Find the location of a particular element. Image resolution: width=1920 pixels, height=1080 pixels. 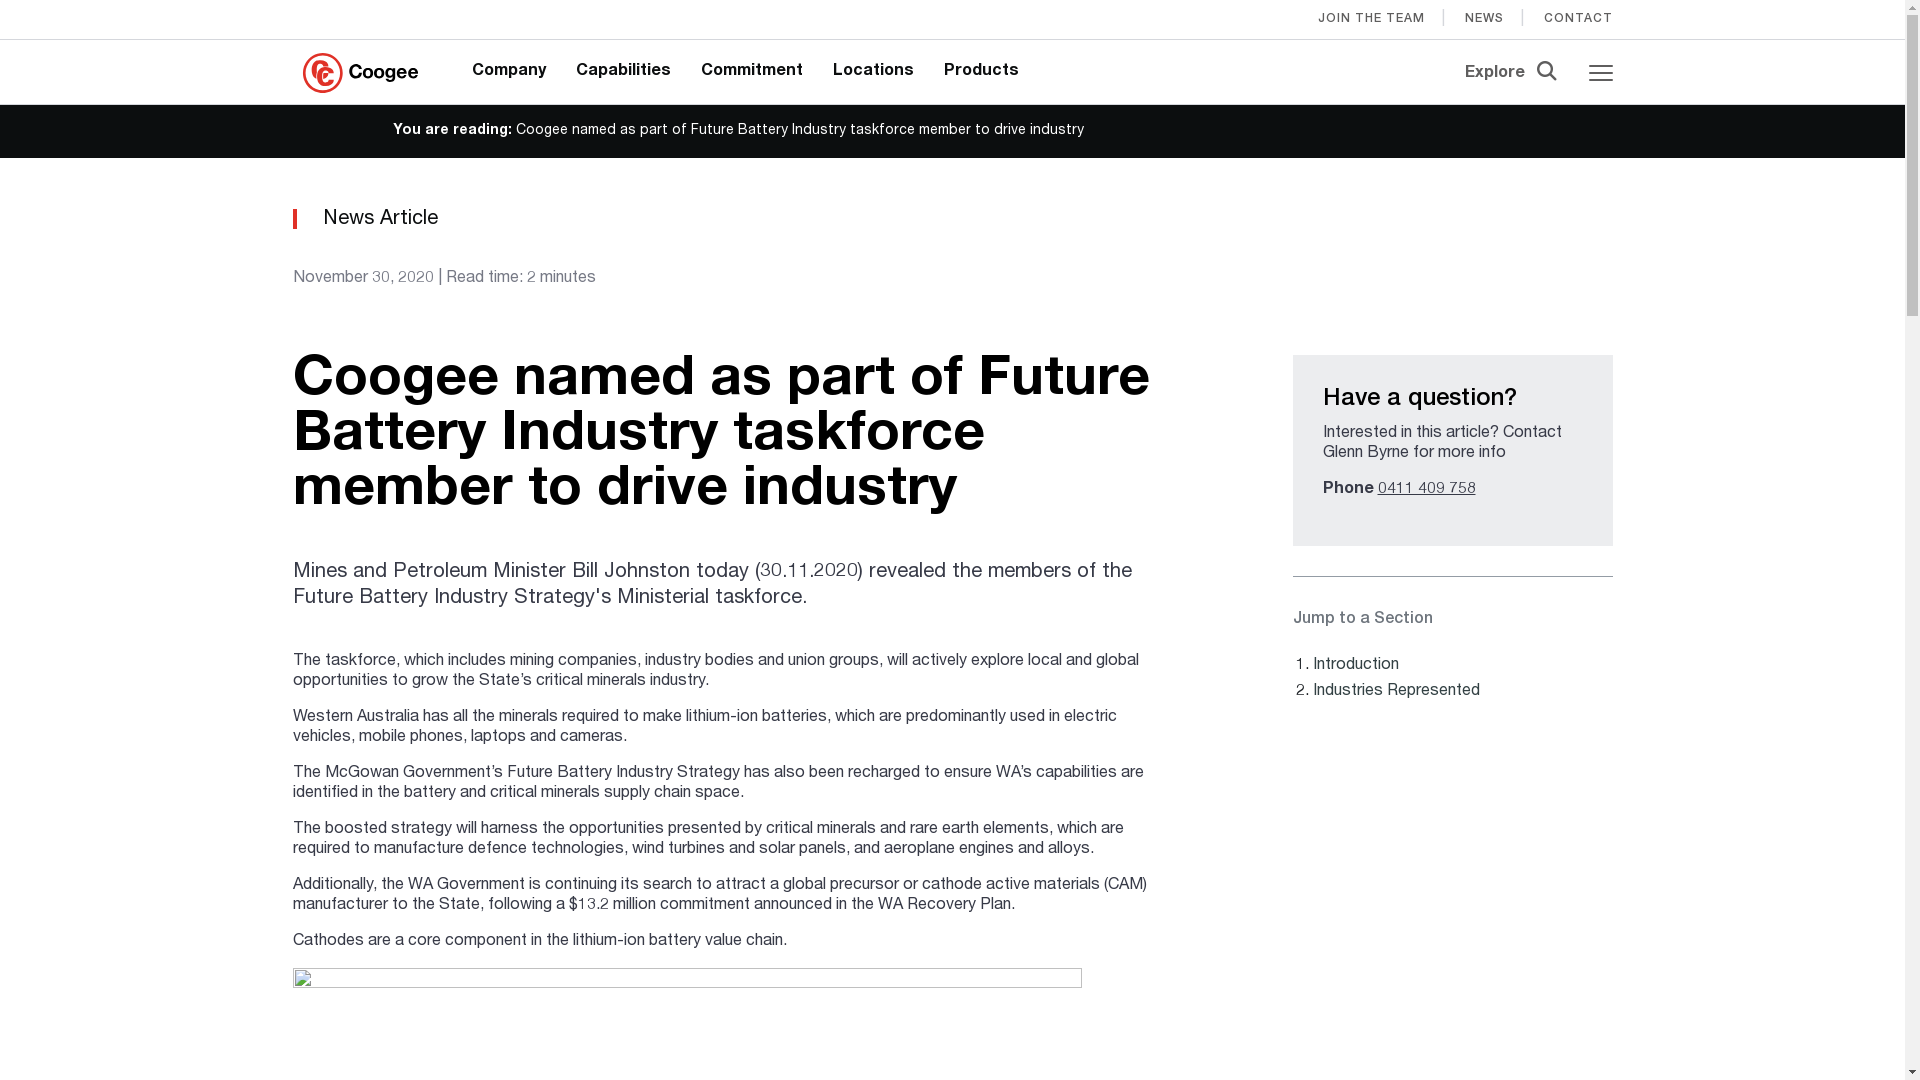

'Commitment' is located at coordinates (751, 71).